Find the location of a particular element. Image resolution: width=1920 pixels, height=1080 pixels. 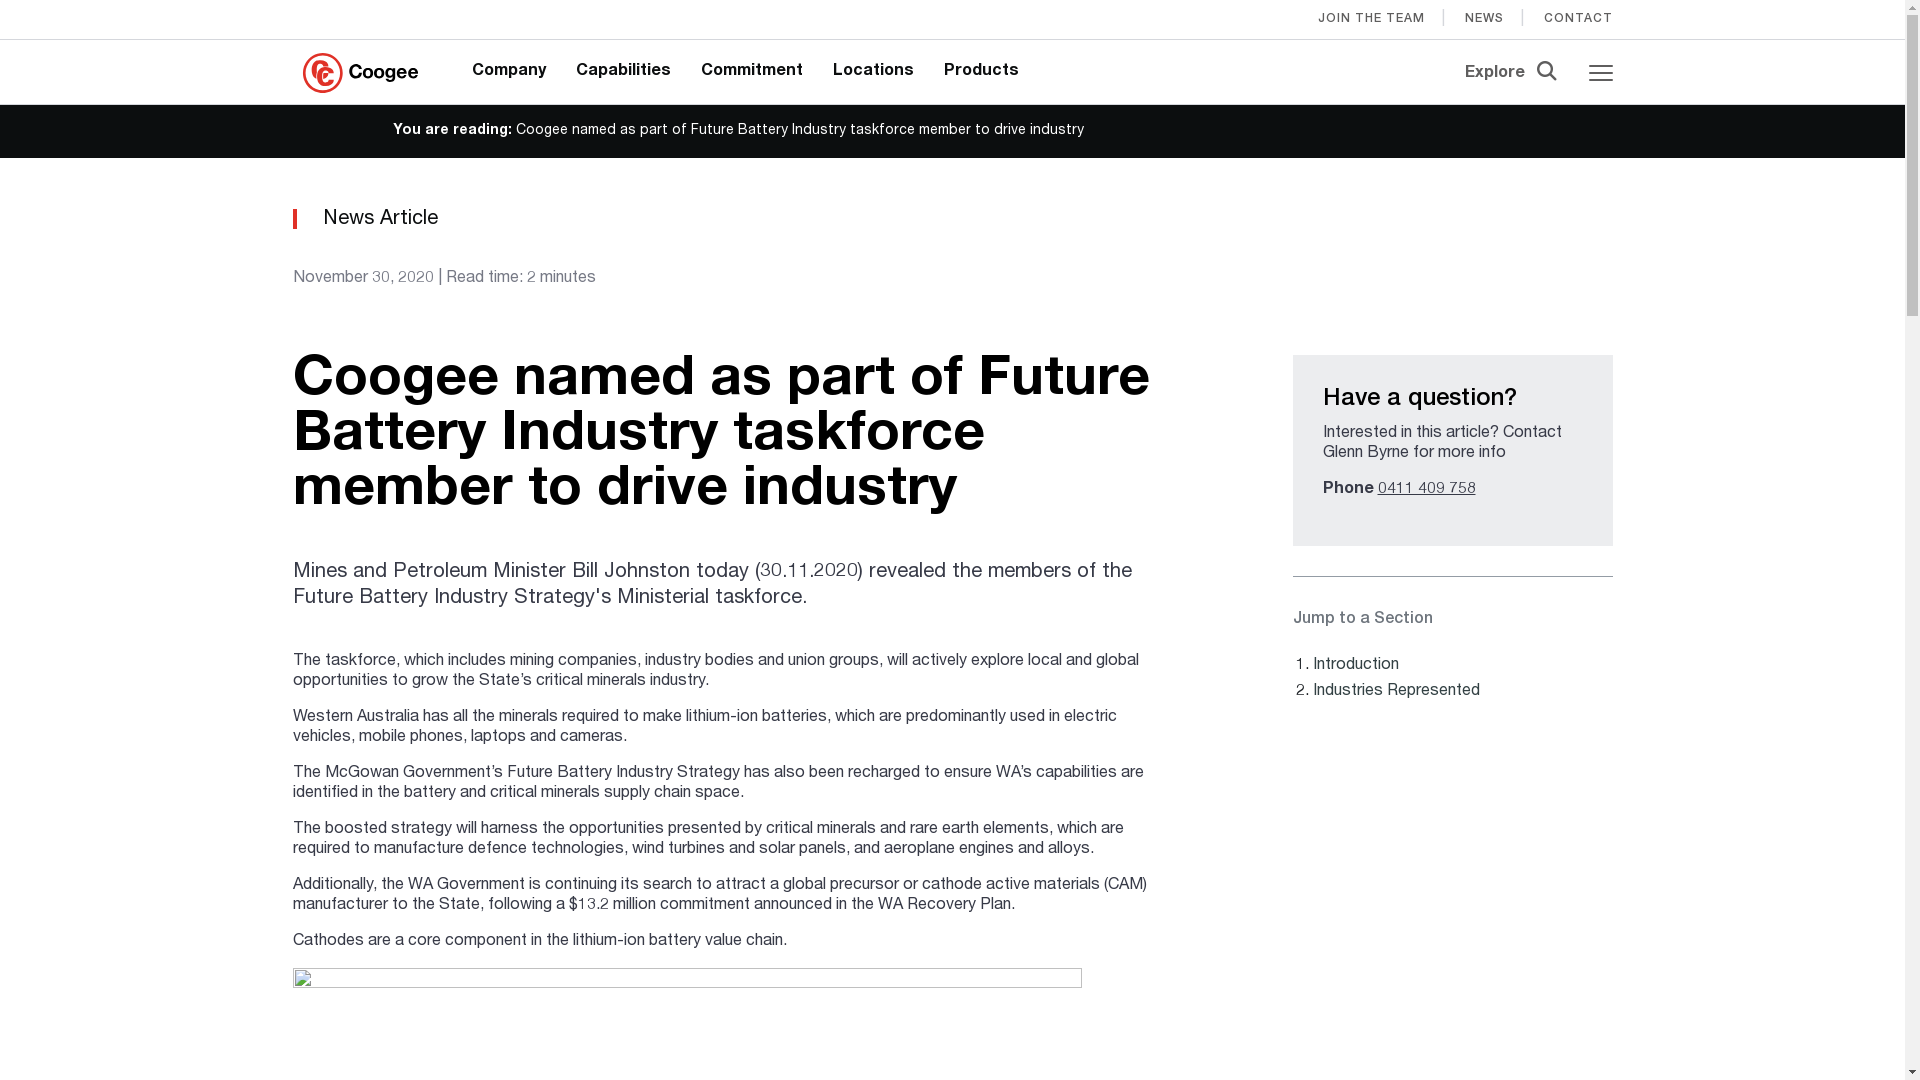

'Commitment' is located at coordinates (751, 71).